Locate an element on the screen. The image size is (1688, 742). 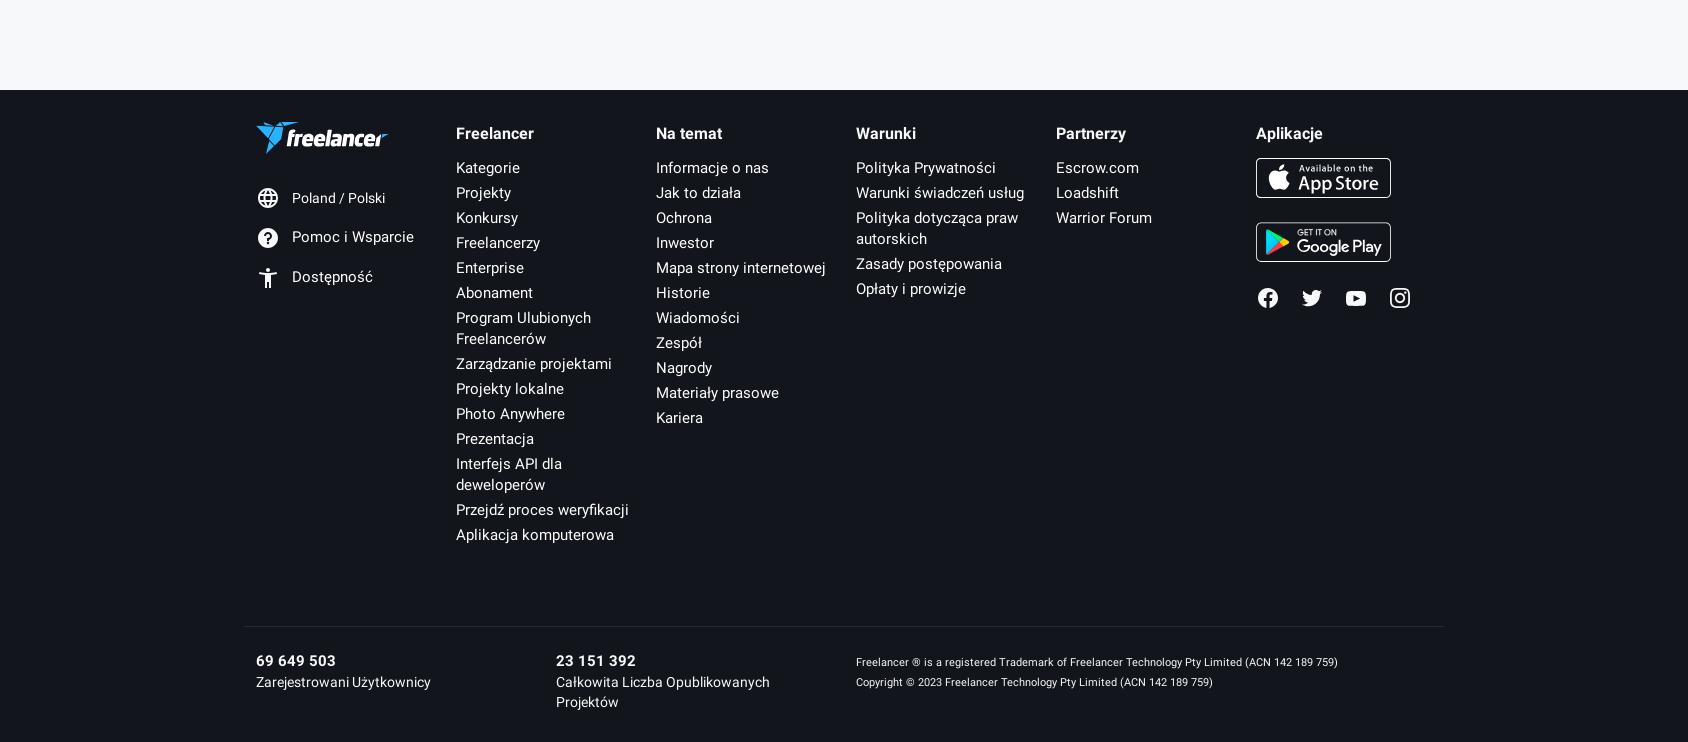
'Freelancer' is located at coordinates (493, 131).